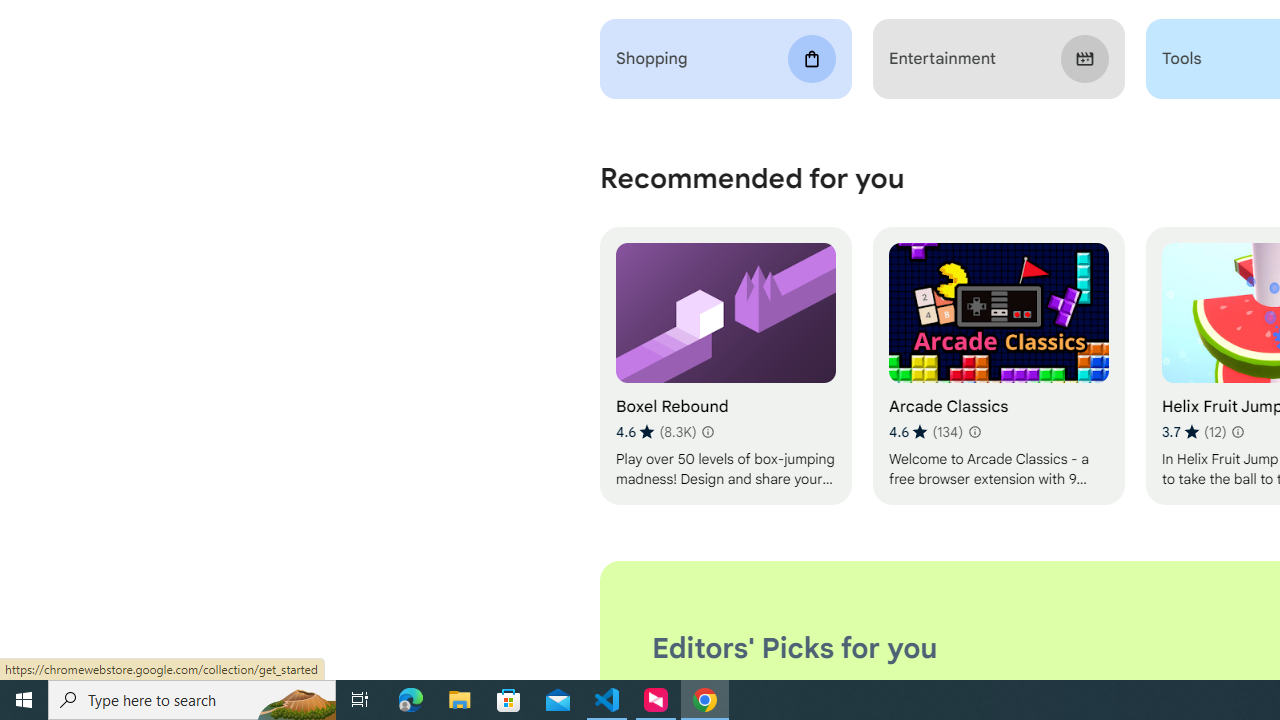  What do you see at coordinates (998, 58) in the screenshot?
I see `'Entertainment'` at bounding box center [998, 58].